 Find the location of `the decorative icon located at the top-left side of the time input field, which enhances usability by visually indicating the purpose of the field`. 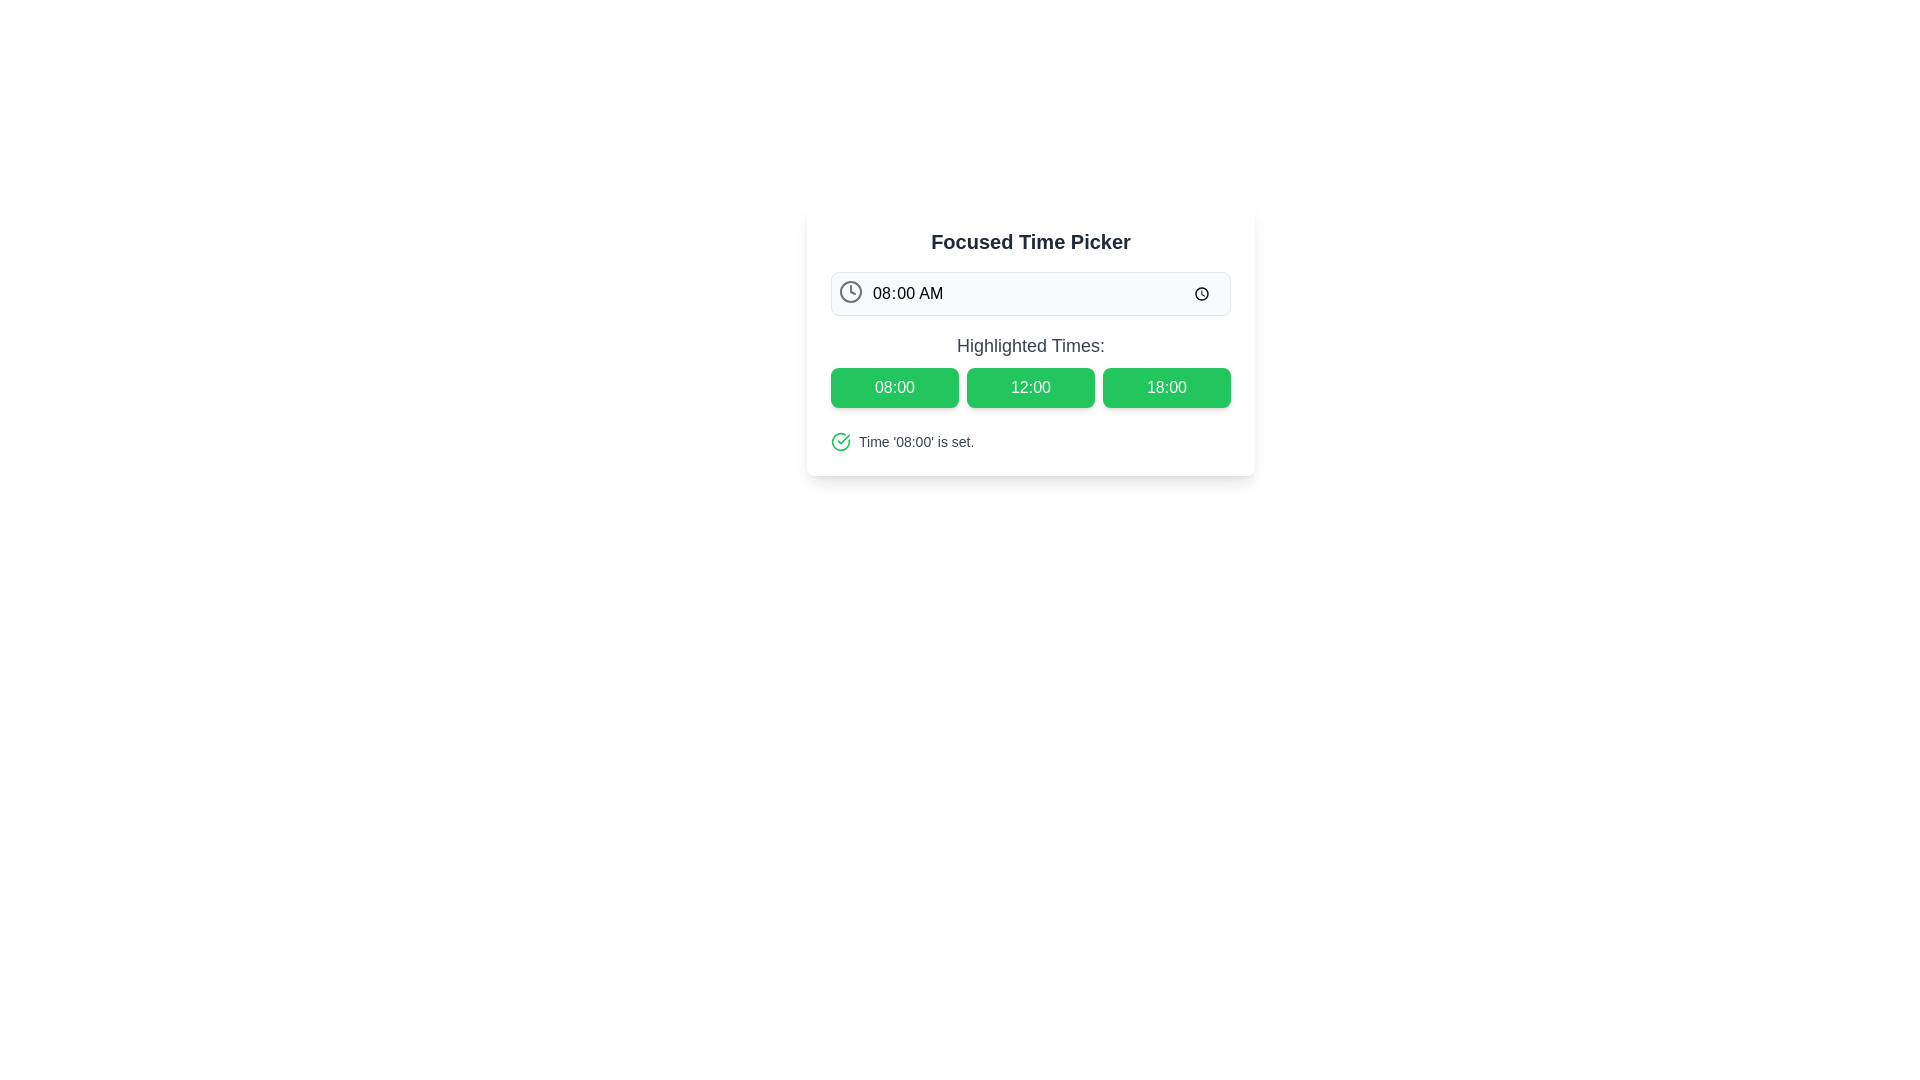

the decorative icon located at the top-left side of the time input field, which enhances usability by visually indicating the purpose of the field is located at coordinates (850, 292).